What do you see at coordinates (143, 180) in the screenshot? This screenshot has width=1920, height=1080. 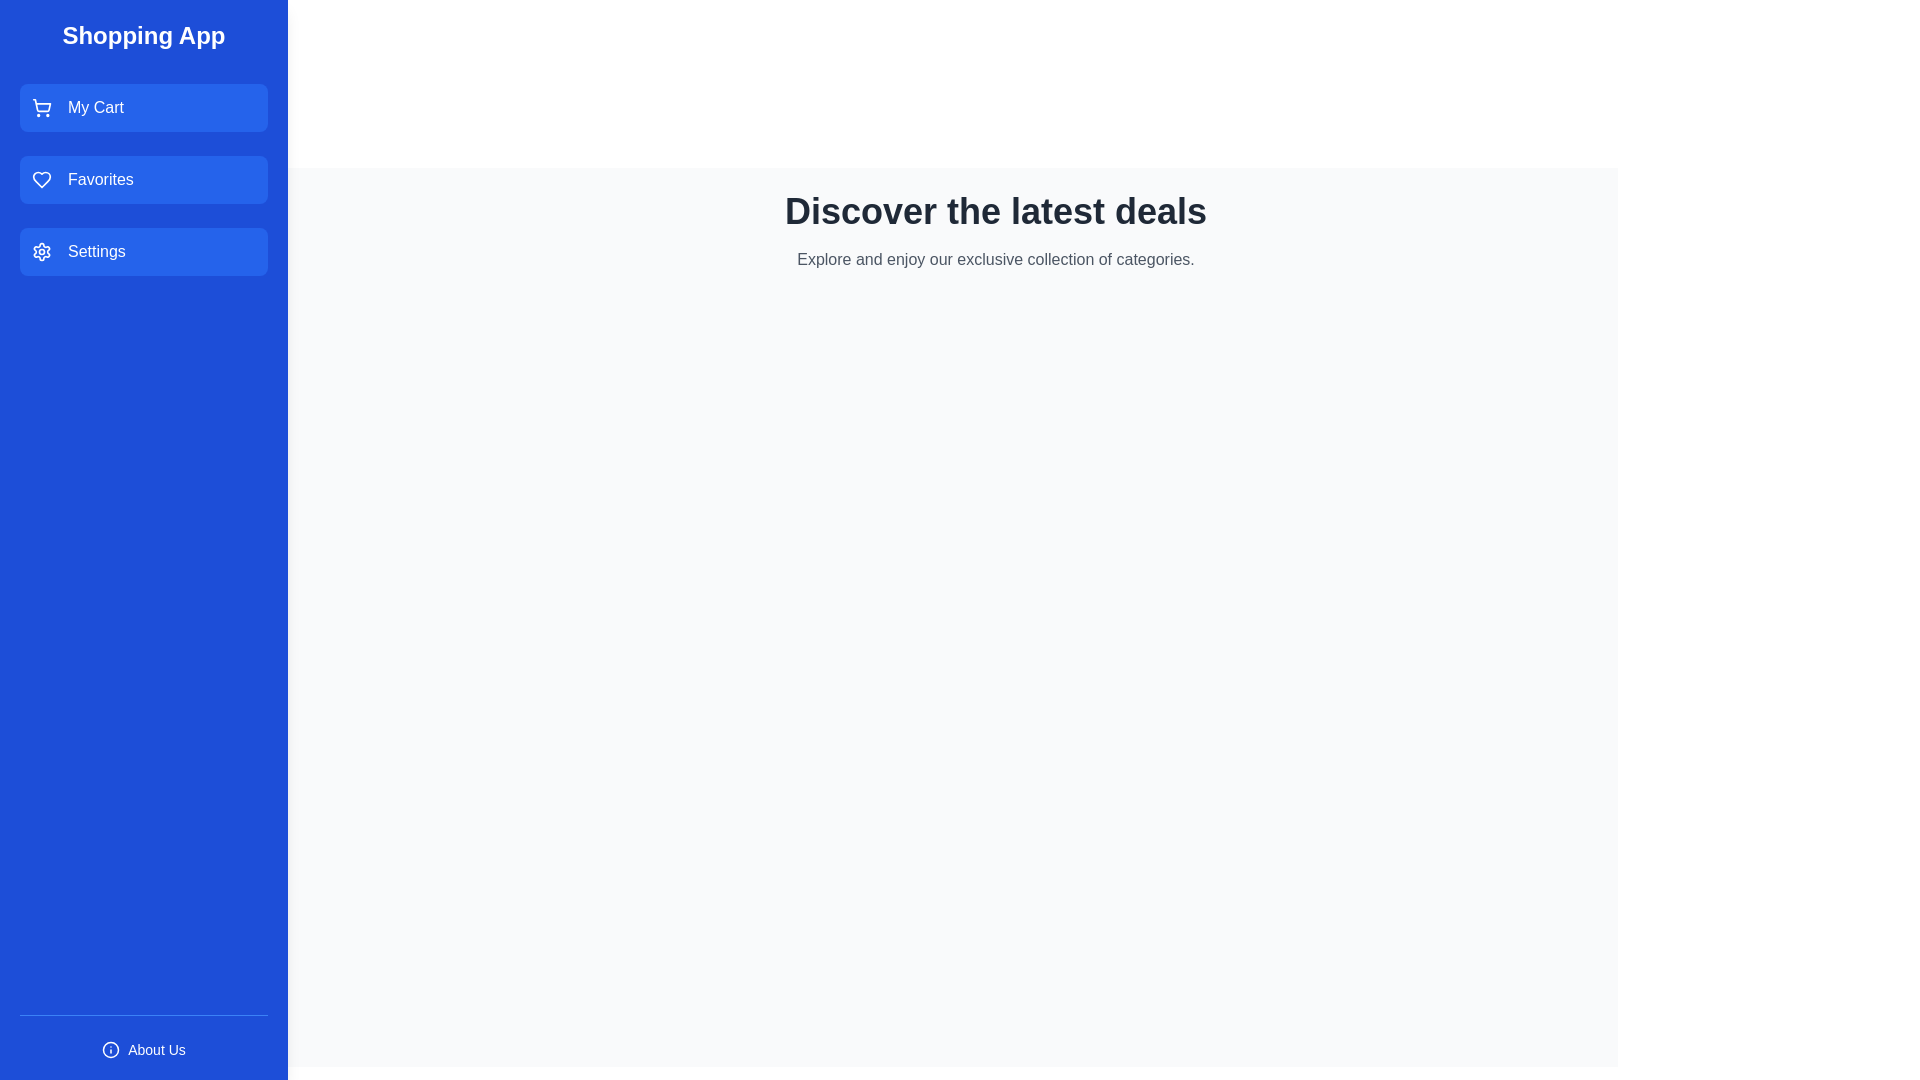 I see `the 'Favorites' button to navigate to the Favorites section` at bounding box center [143, 180].